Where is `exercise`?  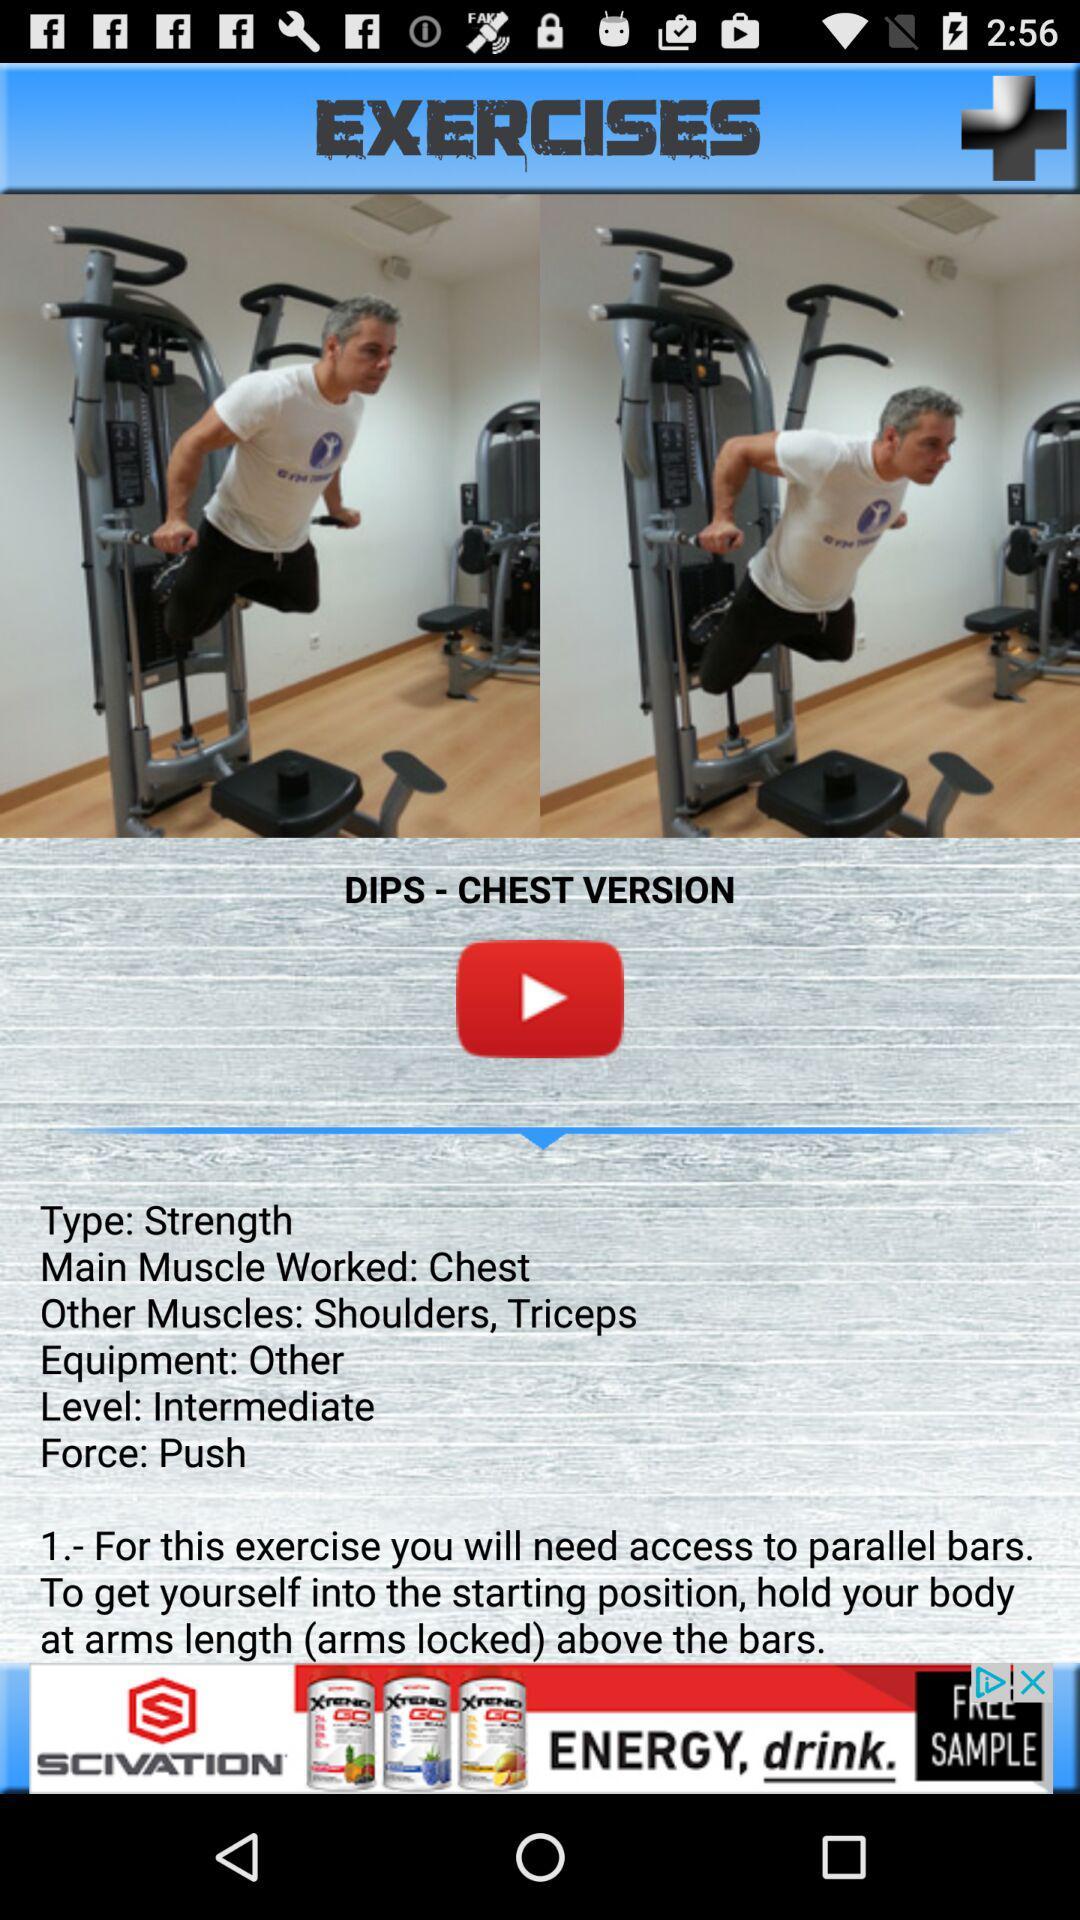
exercise is located at coordinates (1014, 127).